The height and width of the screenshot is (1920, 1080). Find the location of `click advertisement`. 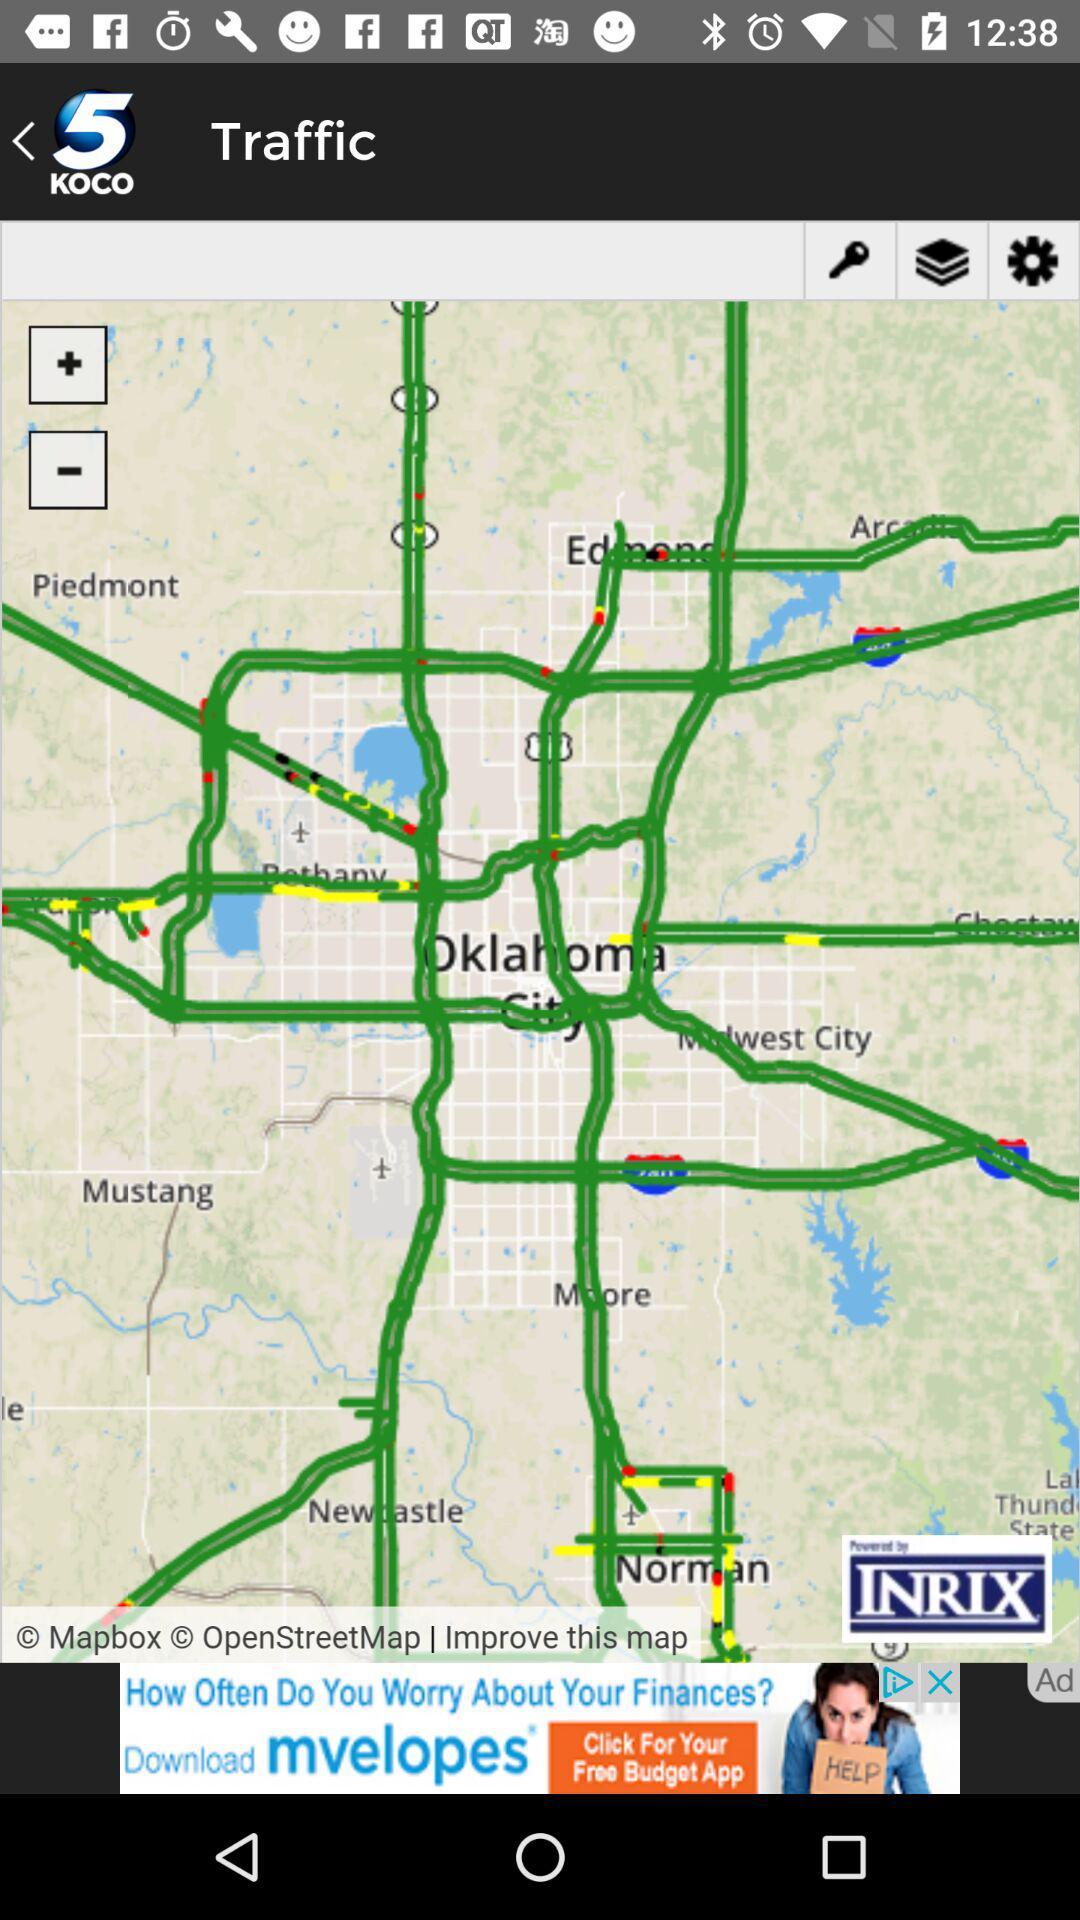

click advertisement is located at coordinates (540, 1727).